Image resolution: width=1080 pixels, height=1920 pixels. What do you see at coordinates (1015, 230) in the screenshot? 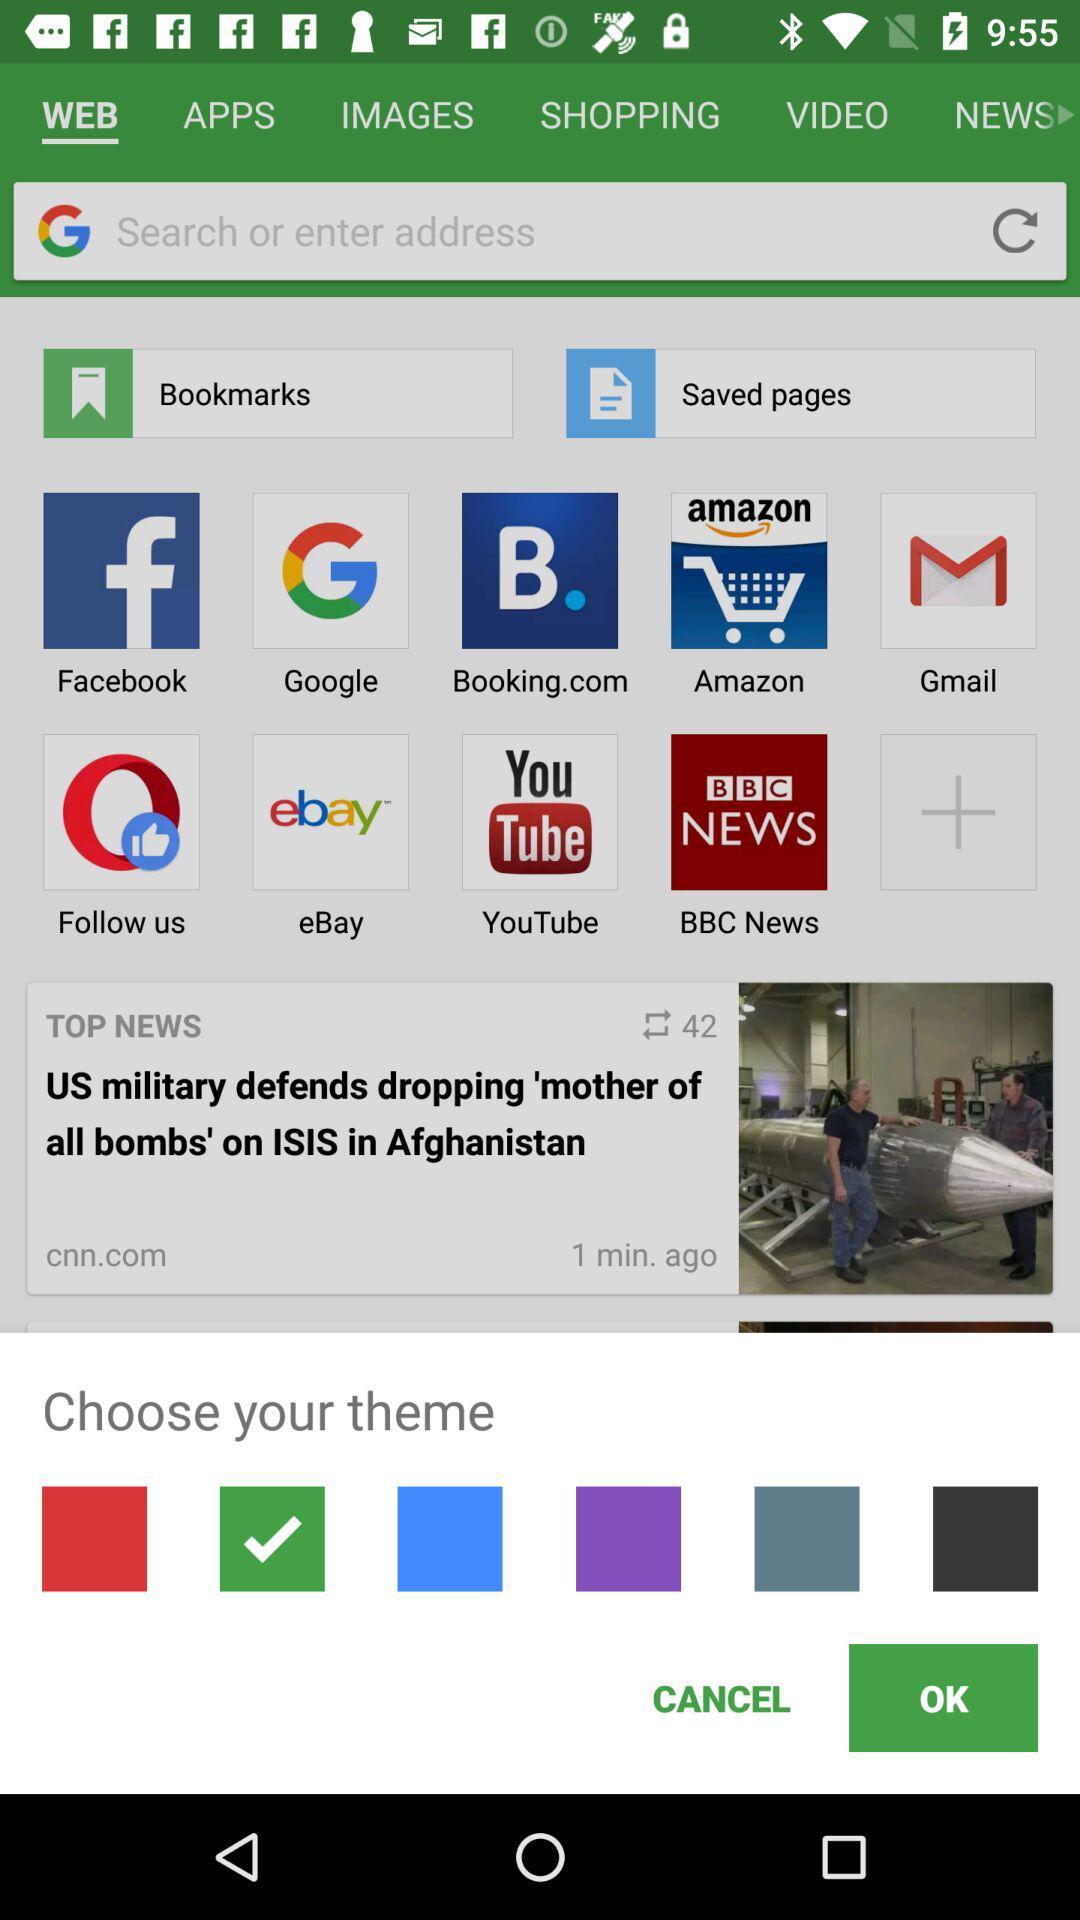
I see `the refresh button on the web page` at bounding box center [1015, 230].